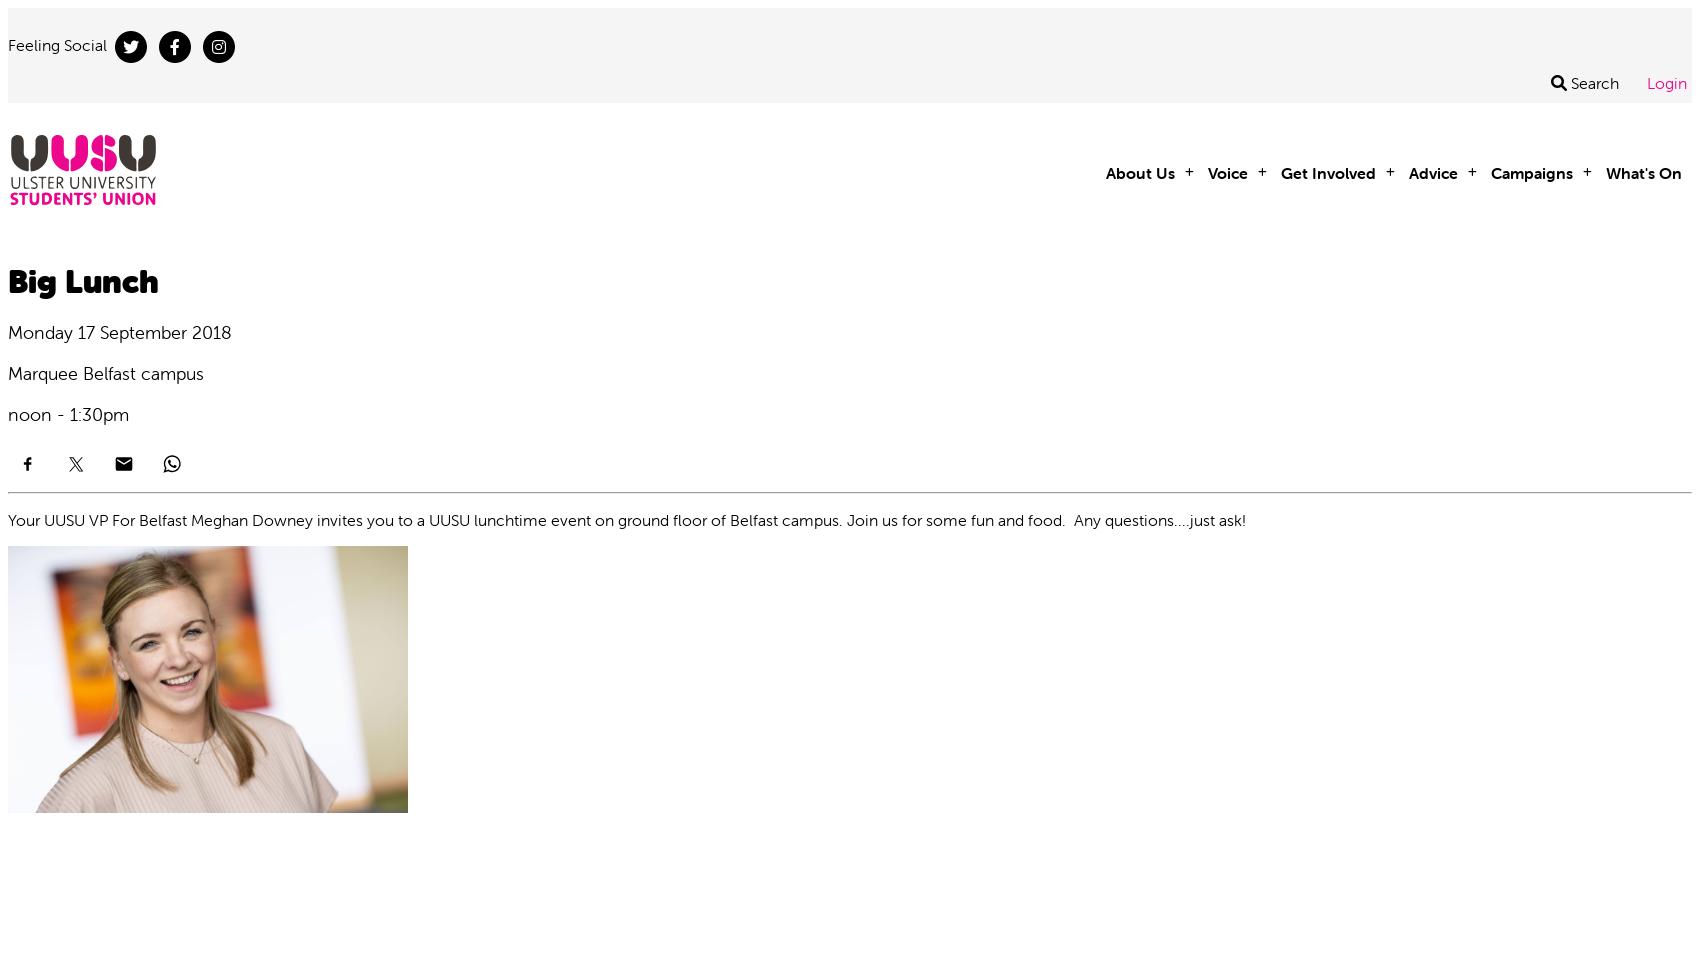 This screenshot has width=1700, height=963. I want to click on 'Marquee Belfast campus', so click(106, 372).